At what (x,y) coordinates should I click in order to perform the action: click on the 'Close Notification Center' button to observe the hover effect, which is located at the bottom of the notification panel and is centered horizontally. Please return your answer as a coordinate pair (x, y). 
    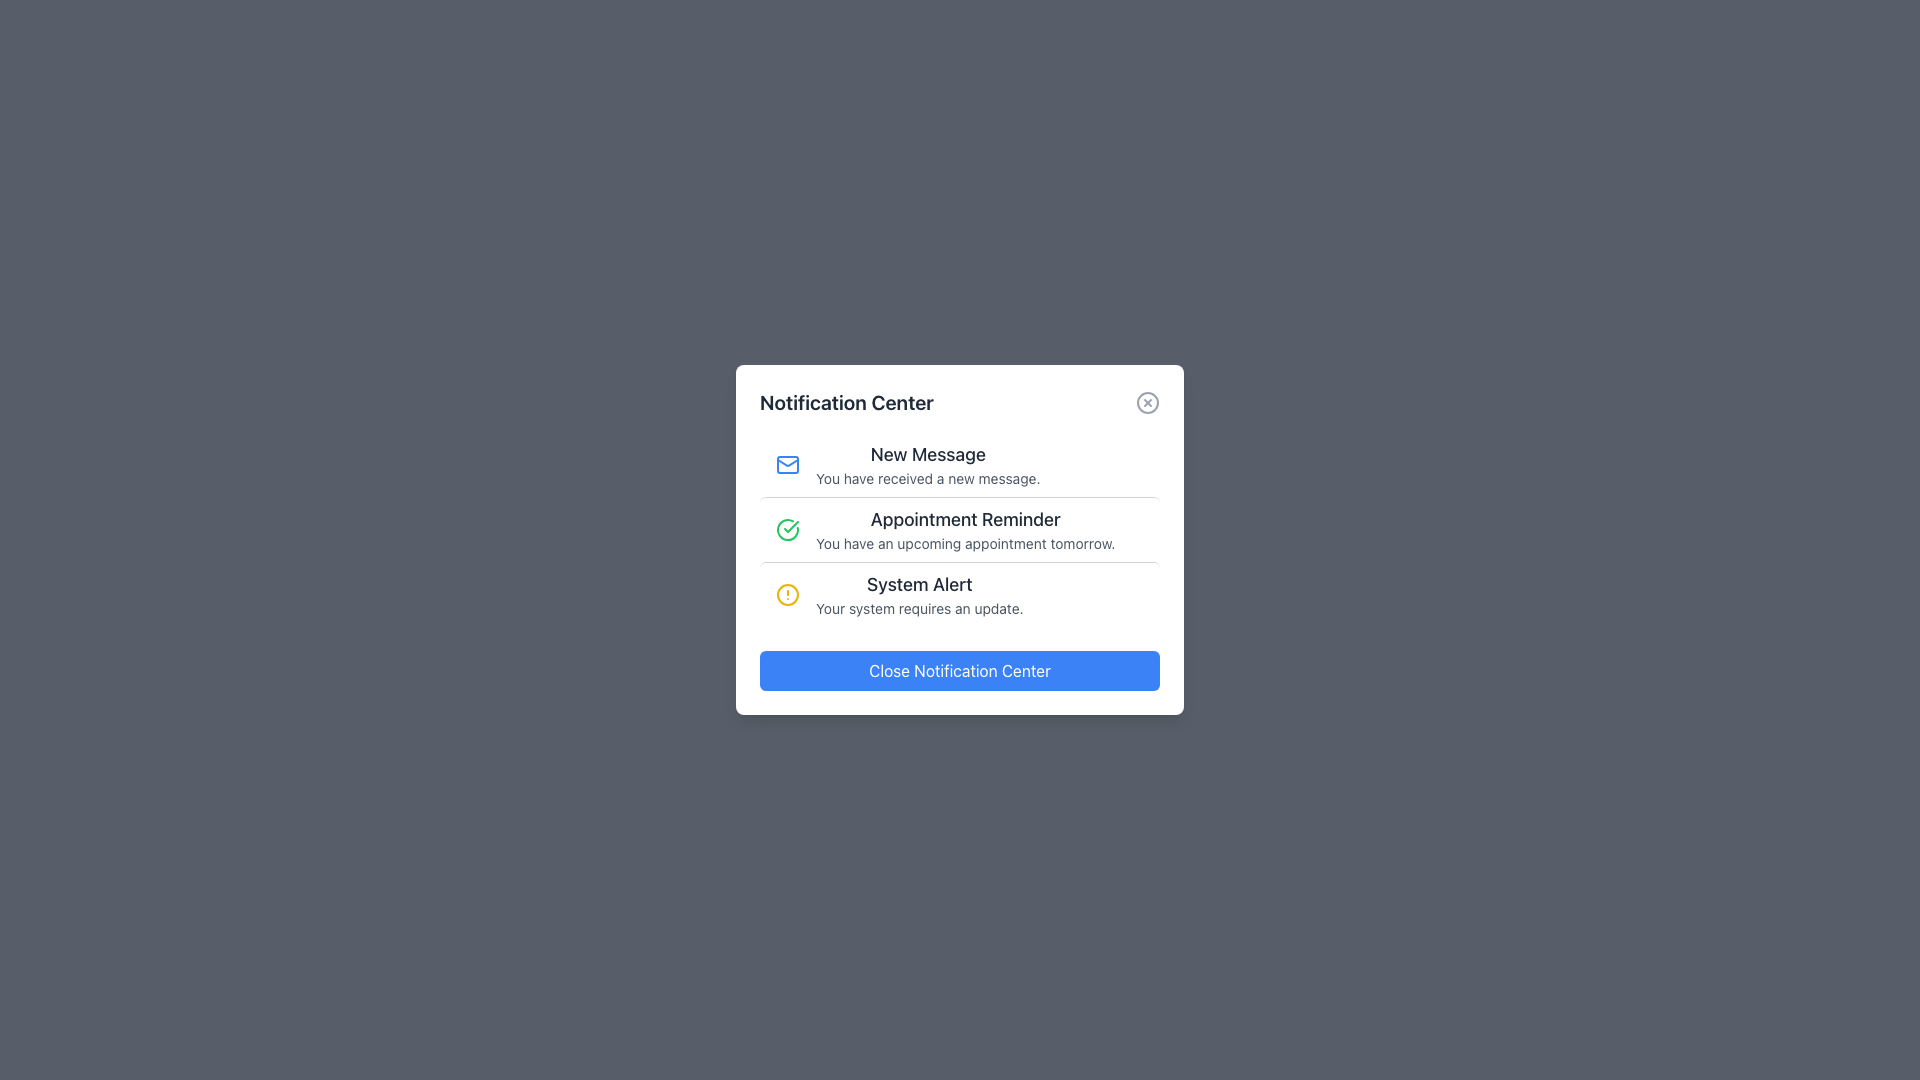
    Looking at the image, I should click on (960, 671).